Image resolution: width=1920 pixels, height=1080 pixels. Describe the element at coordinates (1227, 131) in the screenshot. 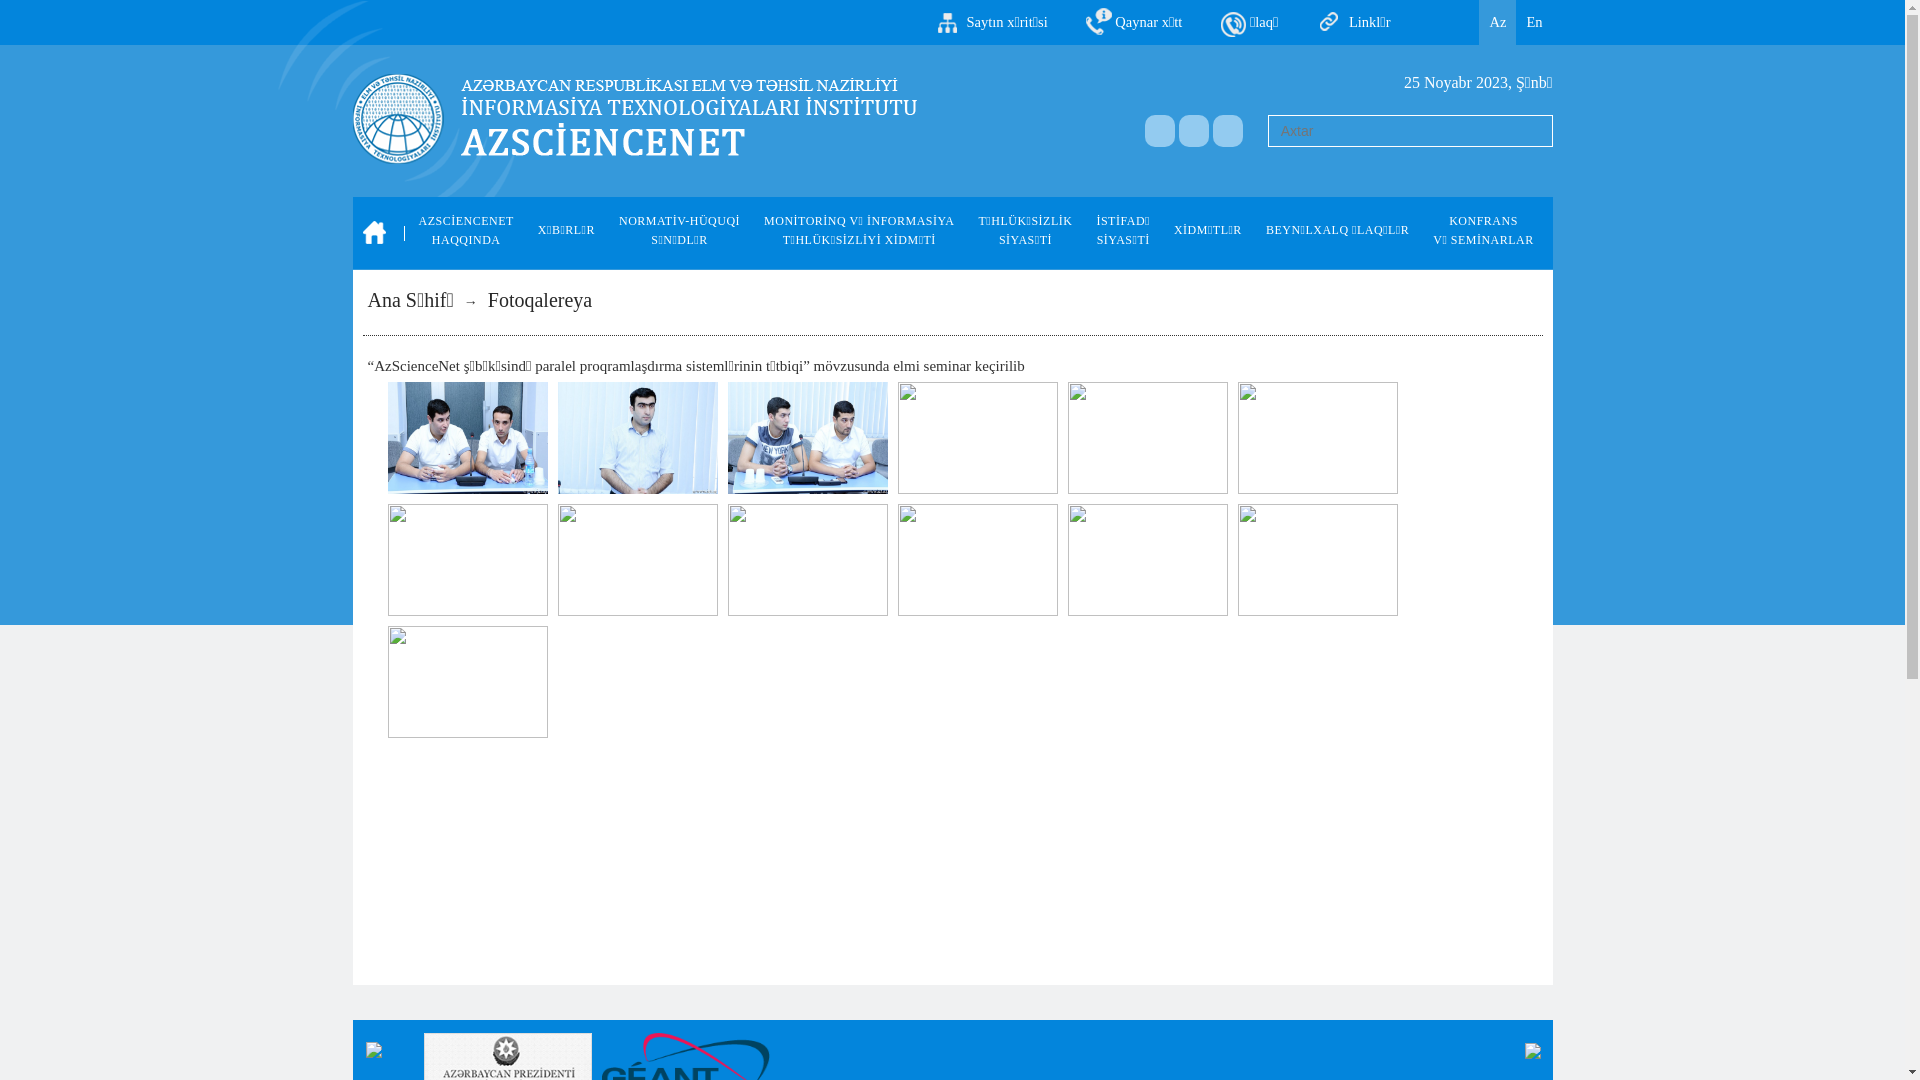

I see `'a'` at that location.